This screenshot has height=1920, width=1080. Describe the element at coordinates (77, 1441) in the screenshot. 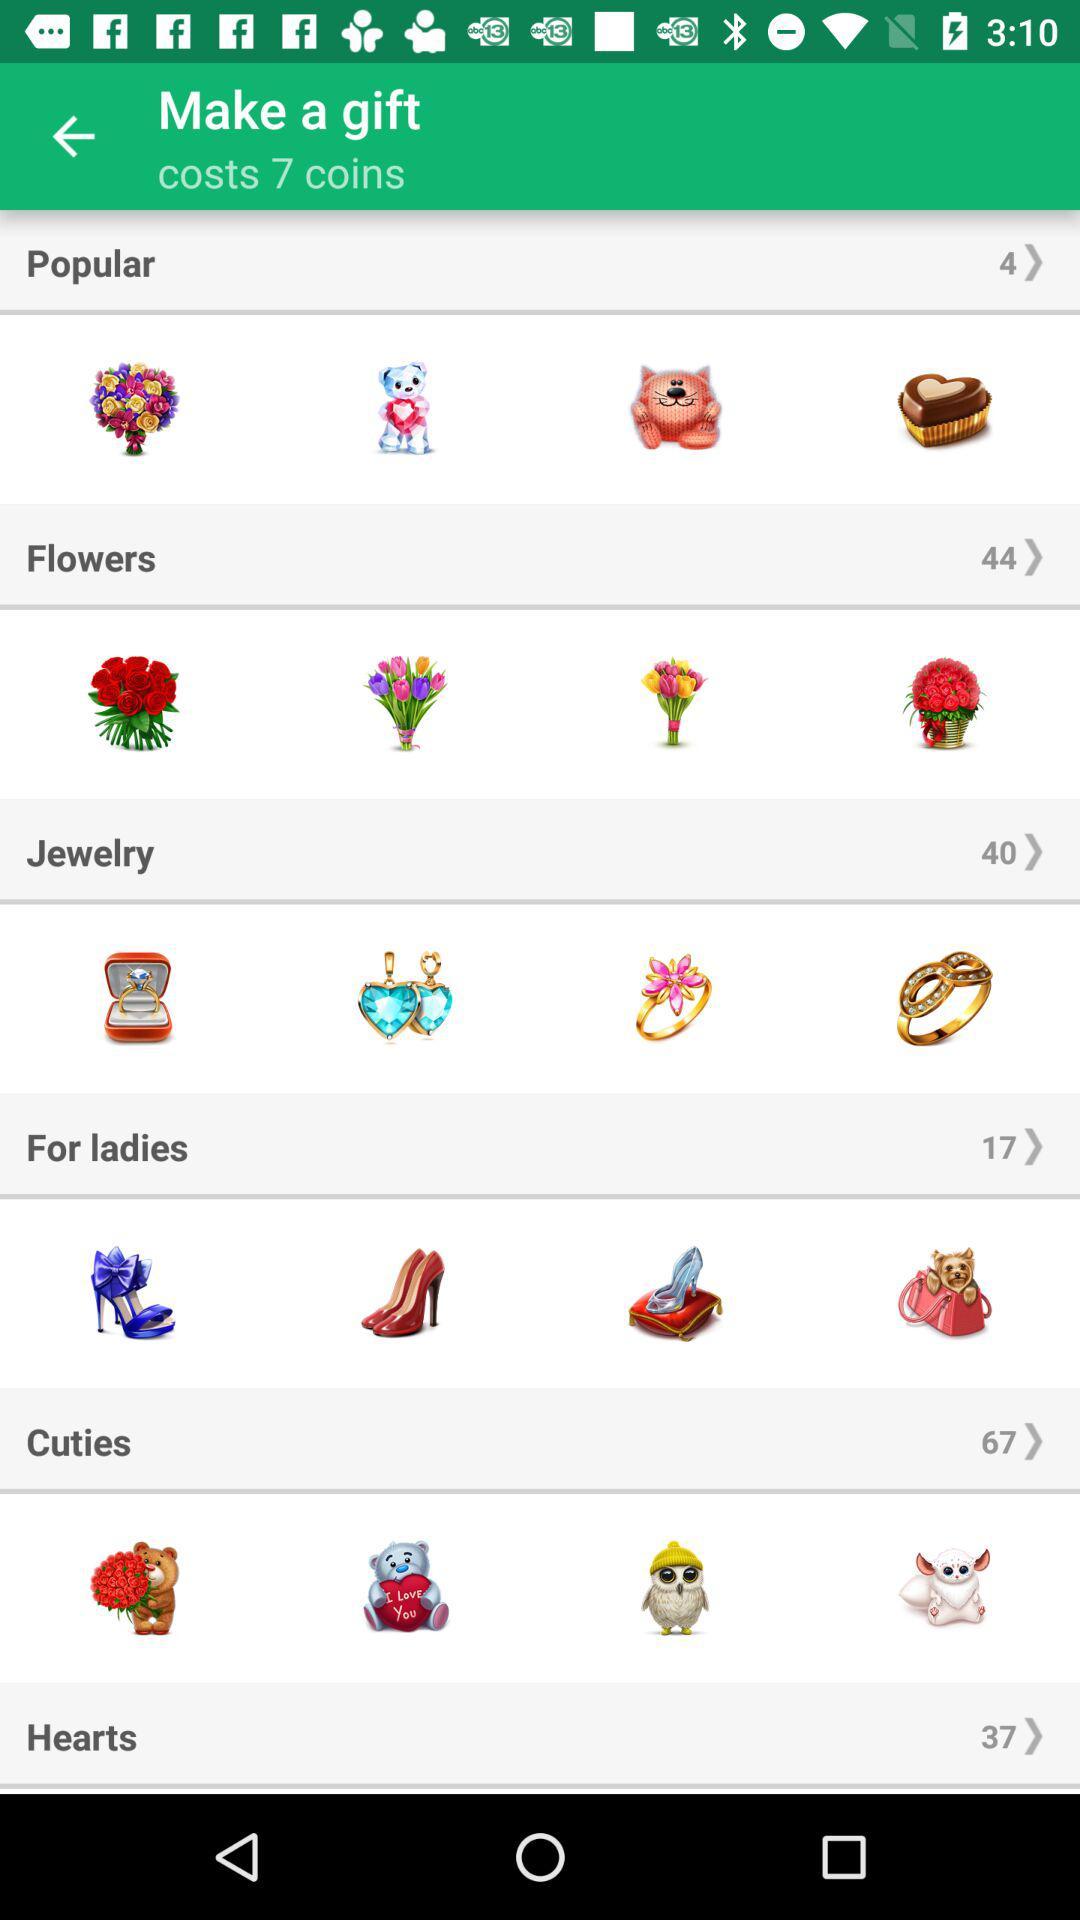

I see `the icon to the left of 67 icon` at that location.